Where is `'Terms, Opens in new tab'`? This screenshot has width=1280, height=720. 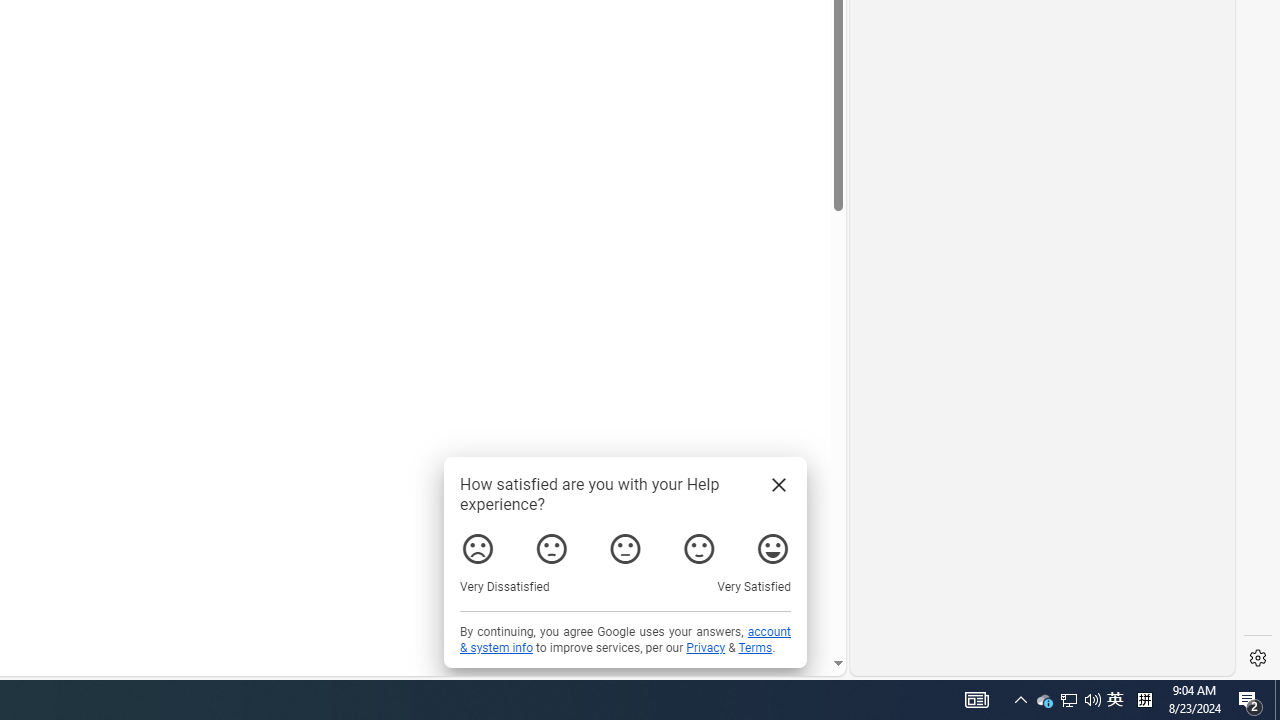 'Terms, Opens in new tab' is located at coordinates (754, 648).